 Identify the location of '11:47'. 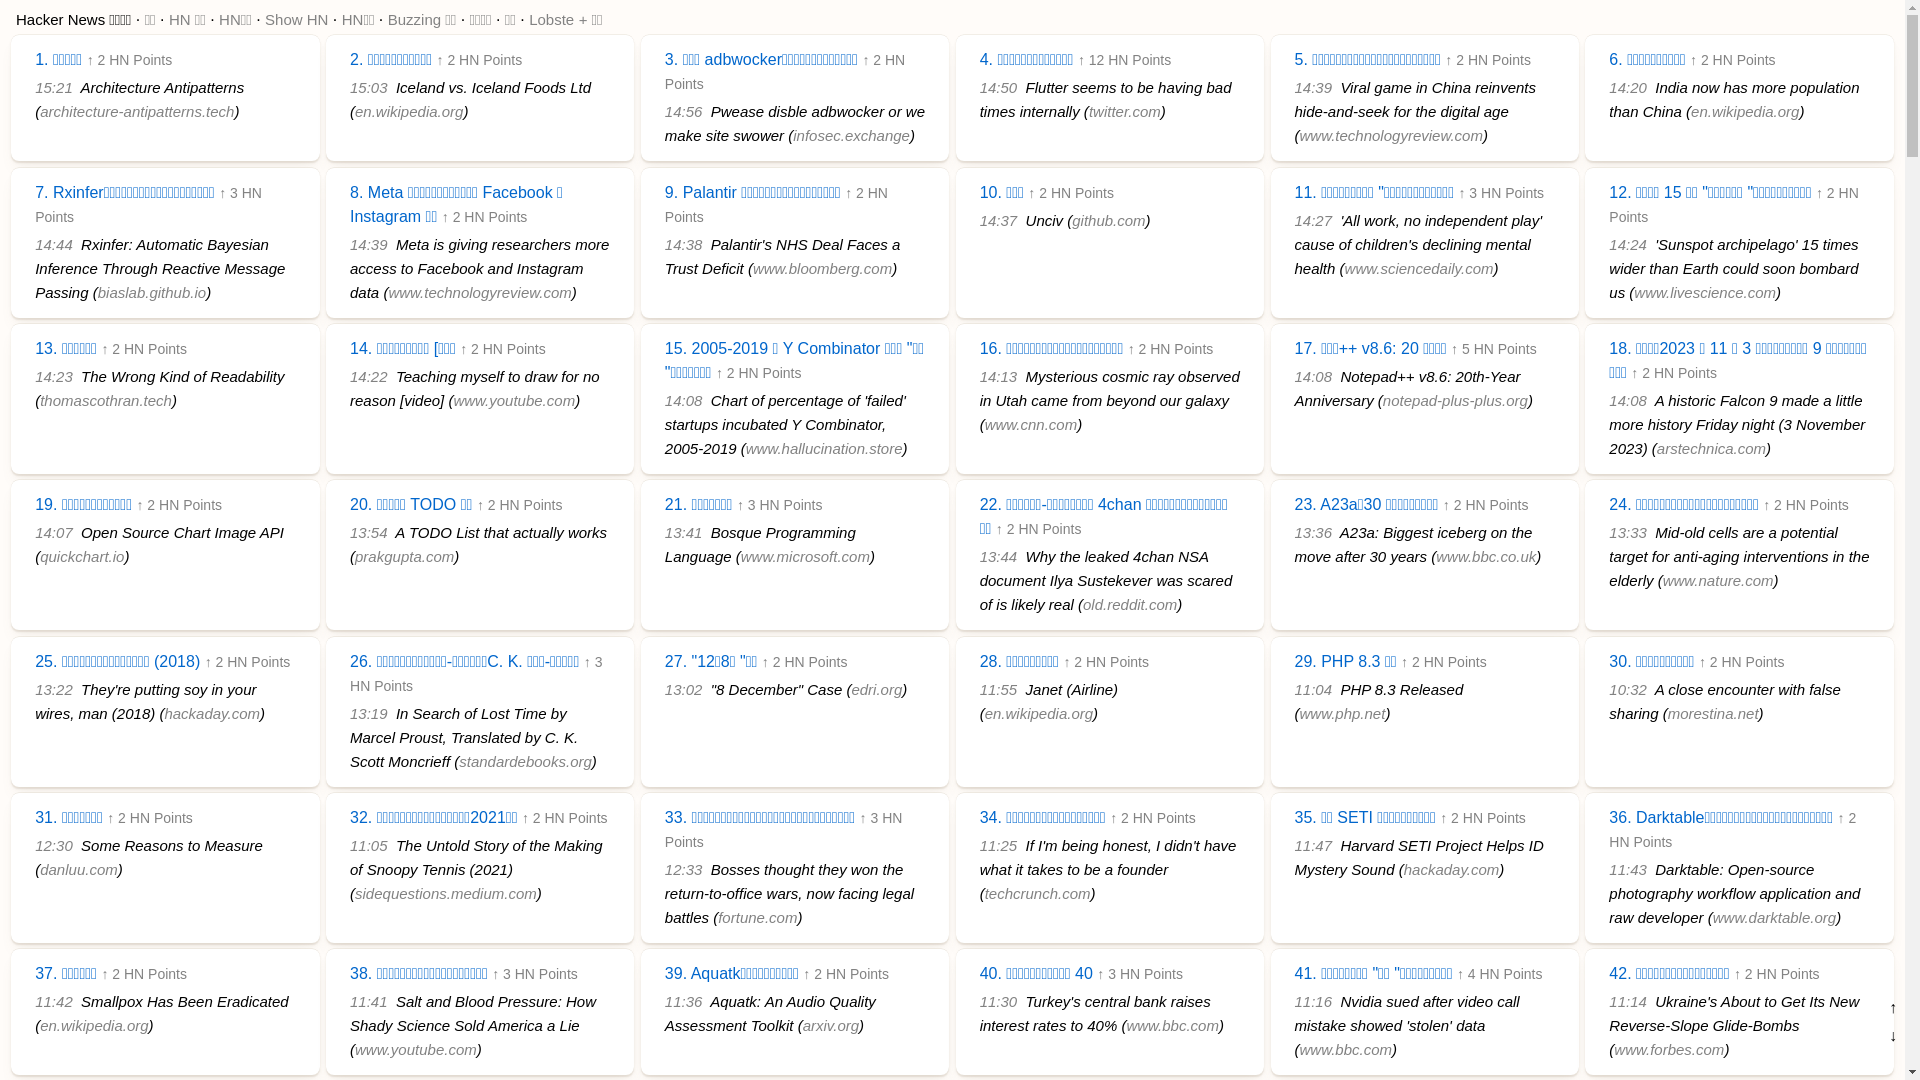
(1294, 845).